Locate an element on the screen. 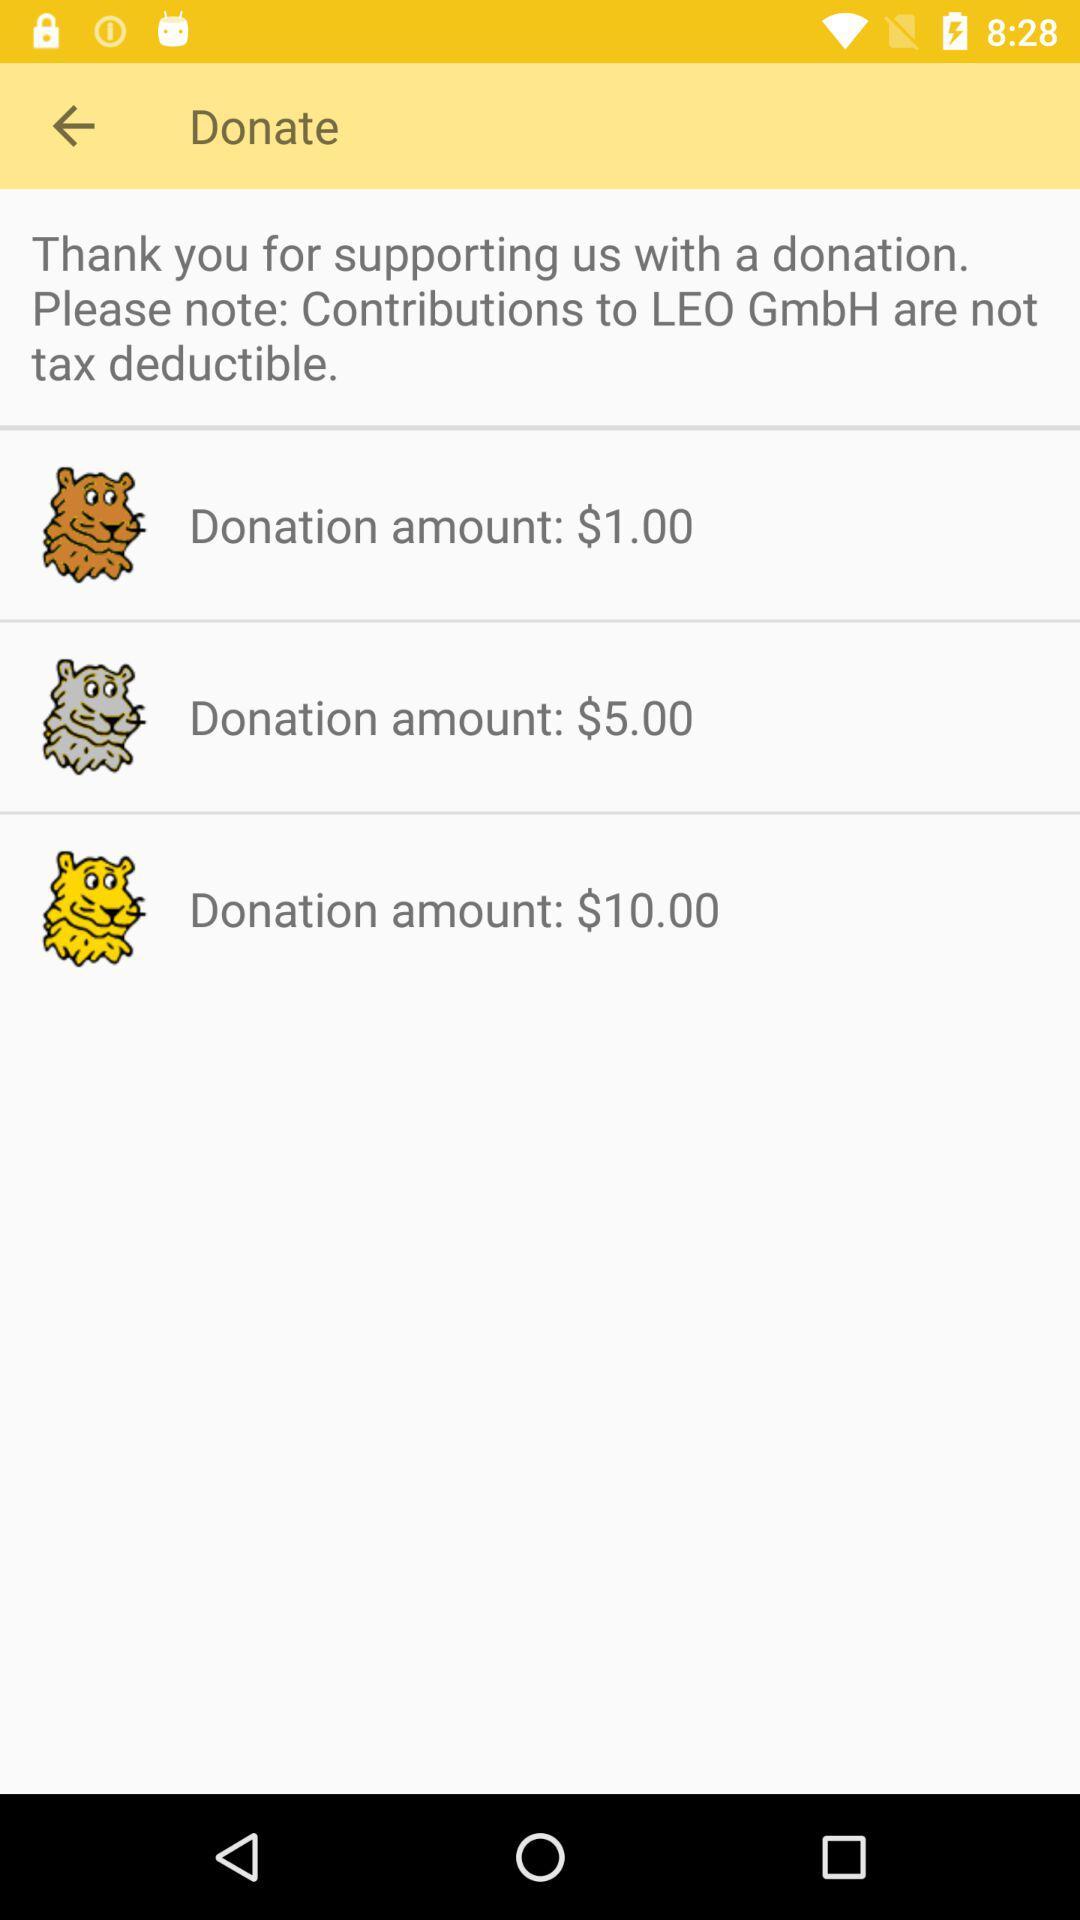 The width and height of the screenshot is (1080, 1920). the icon above thank you for item is located at coordinates (72, 124).